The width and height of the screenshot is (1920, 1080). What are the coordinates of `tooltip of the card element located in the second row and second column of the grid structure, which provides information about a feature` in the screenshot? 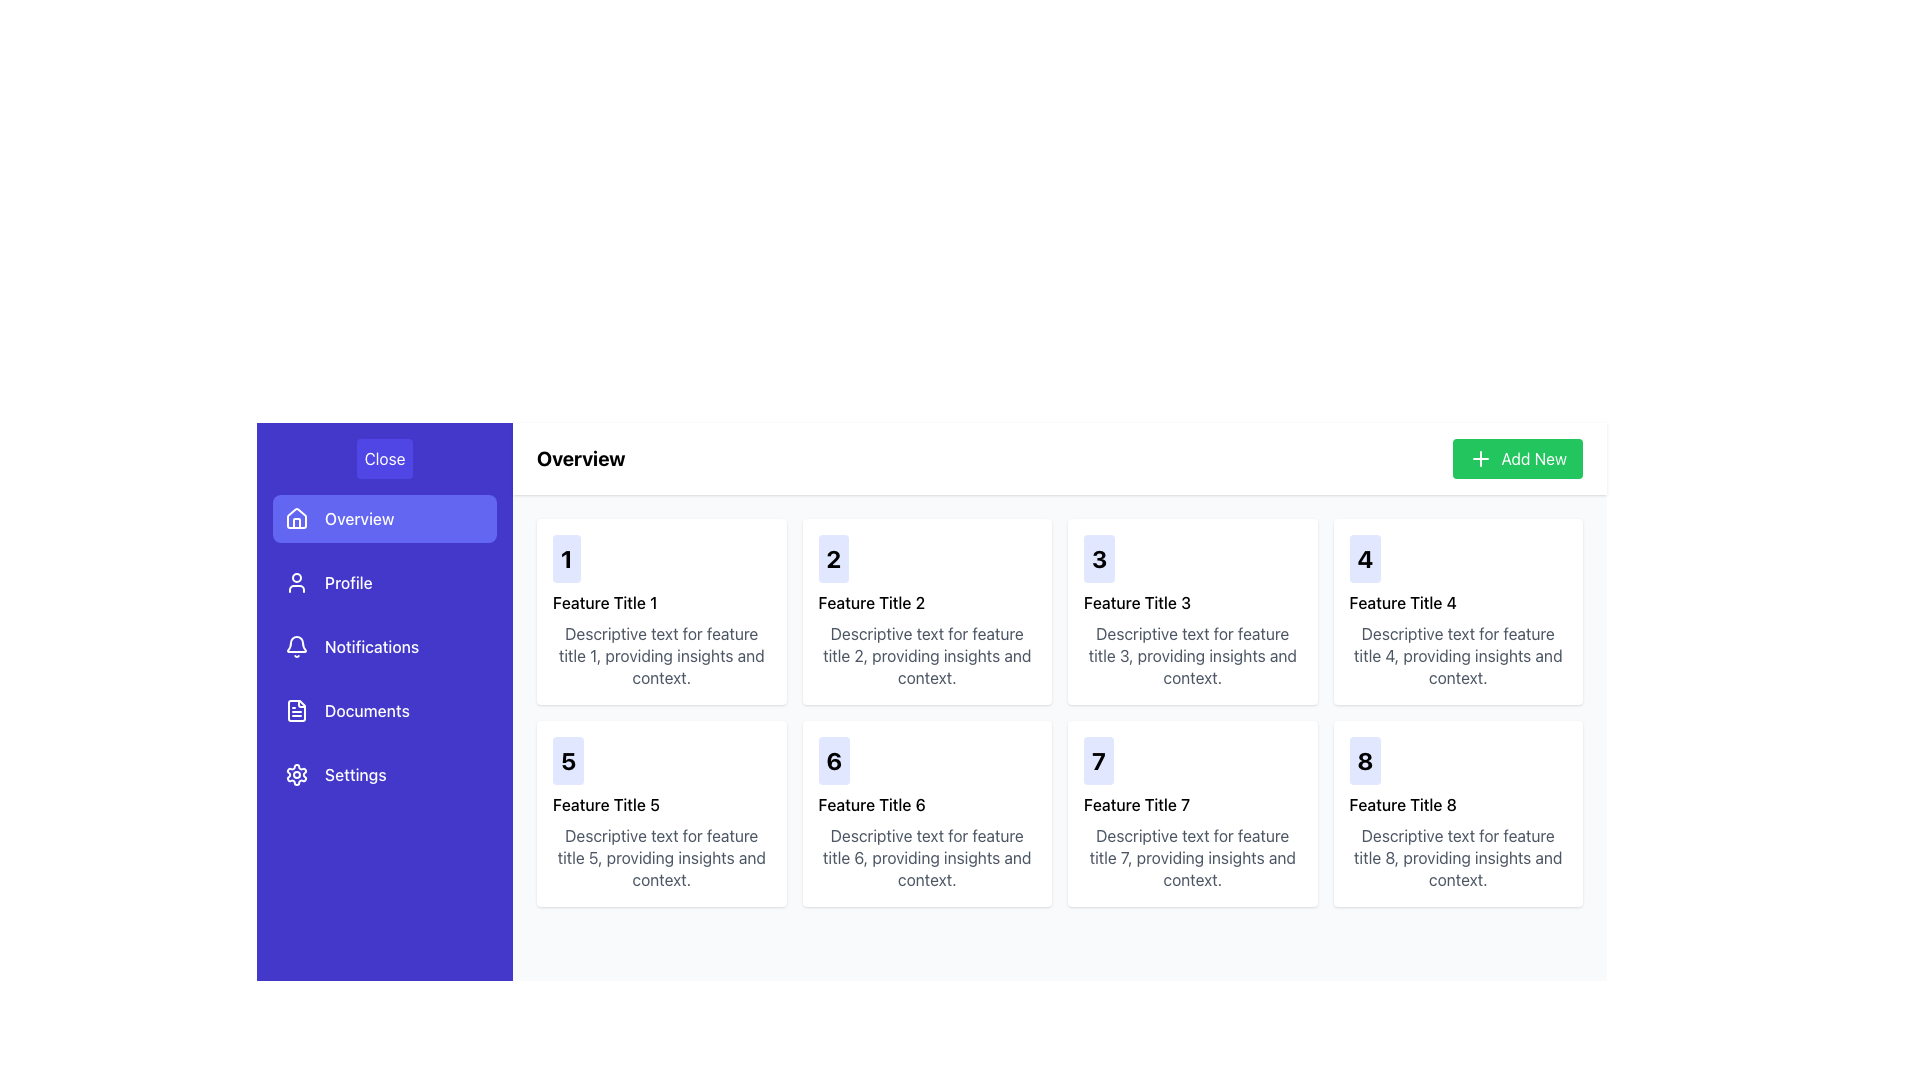 It's located at (926, 813).